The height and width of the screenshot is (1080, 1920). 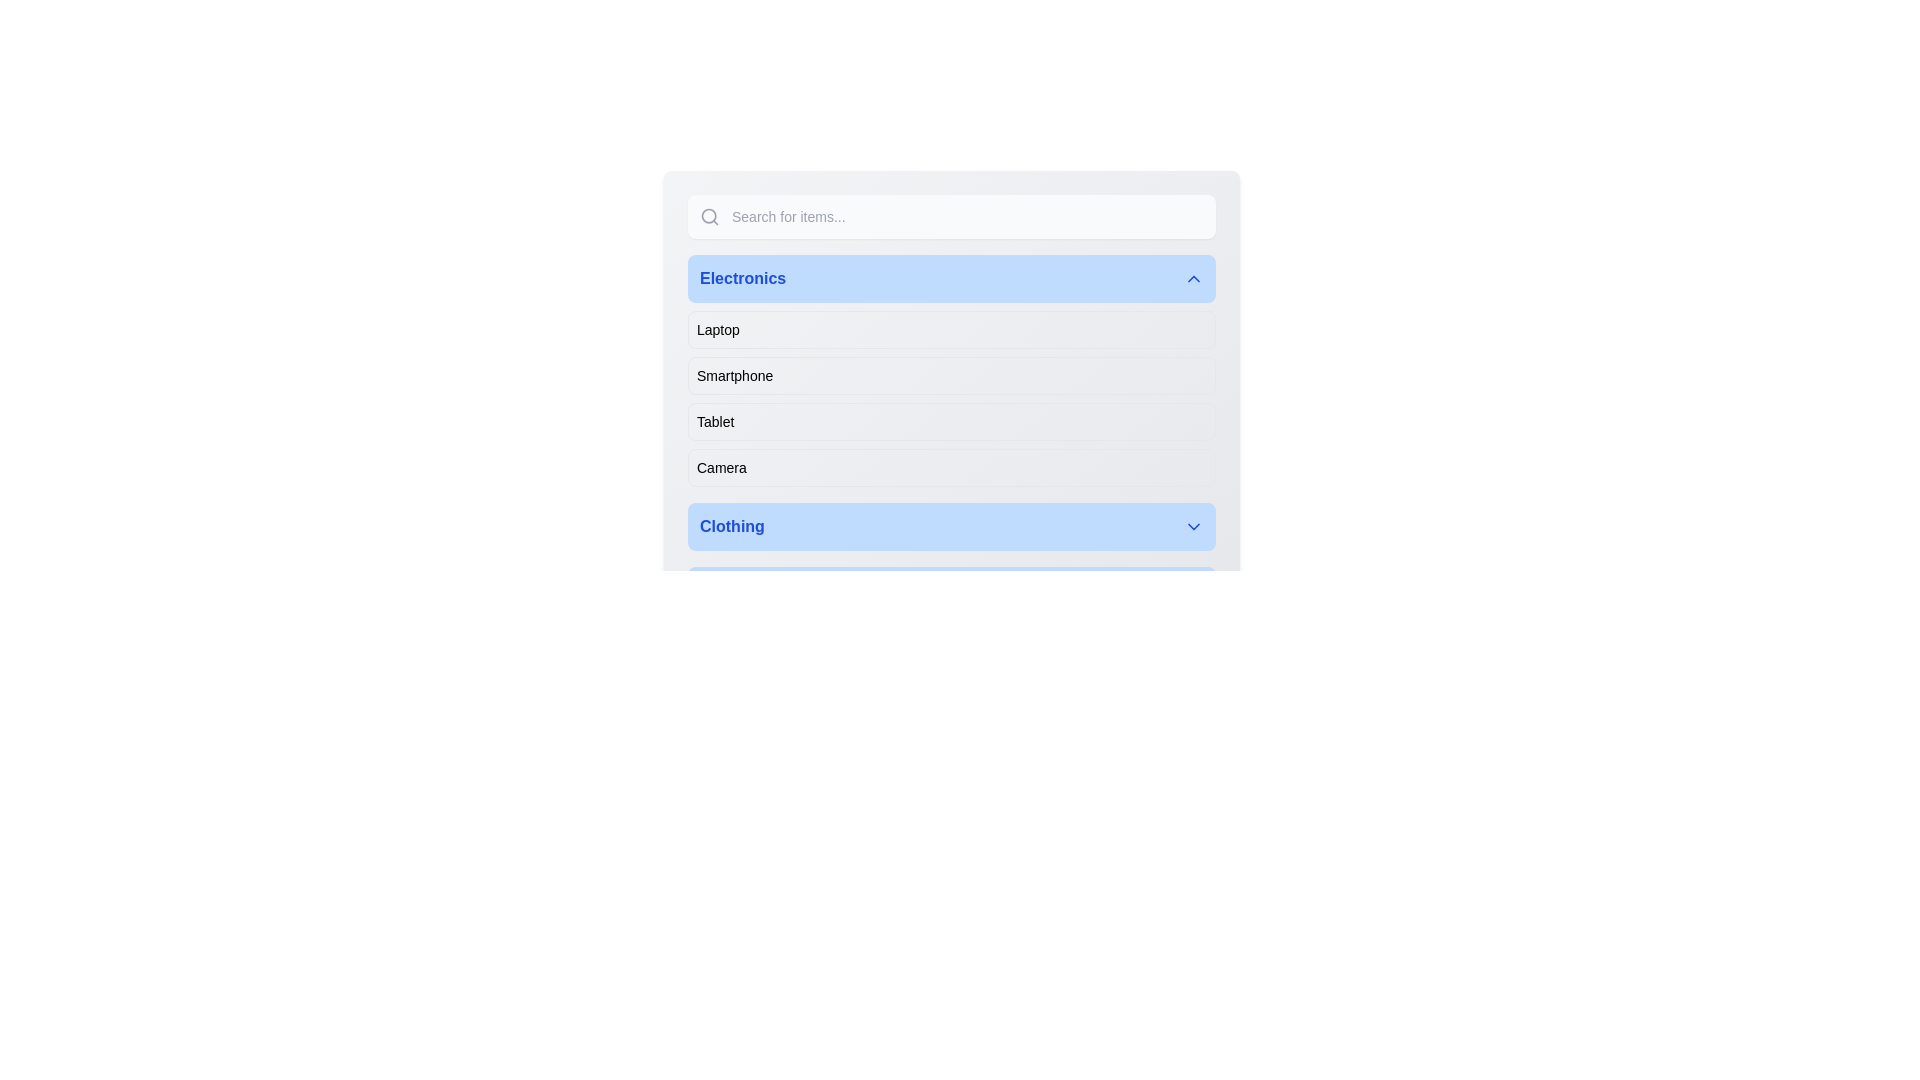 What do you see at coordinates (710, 216) in the screenshot?
I see `the search icon located at the top-left corner of the search bar, which is positioned to the left of the text input field with the placeholder 'Search for items...'` at bounding box center [710, 216].